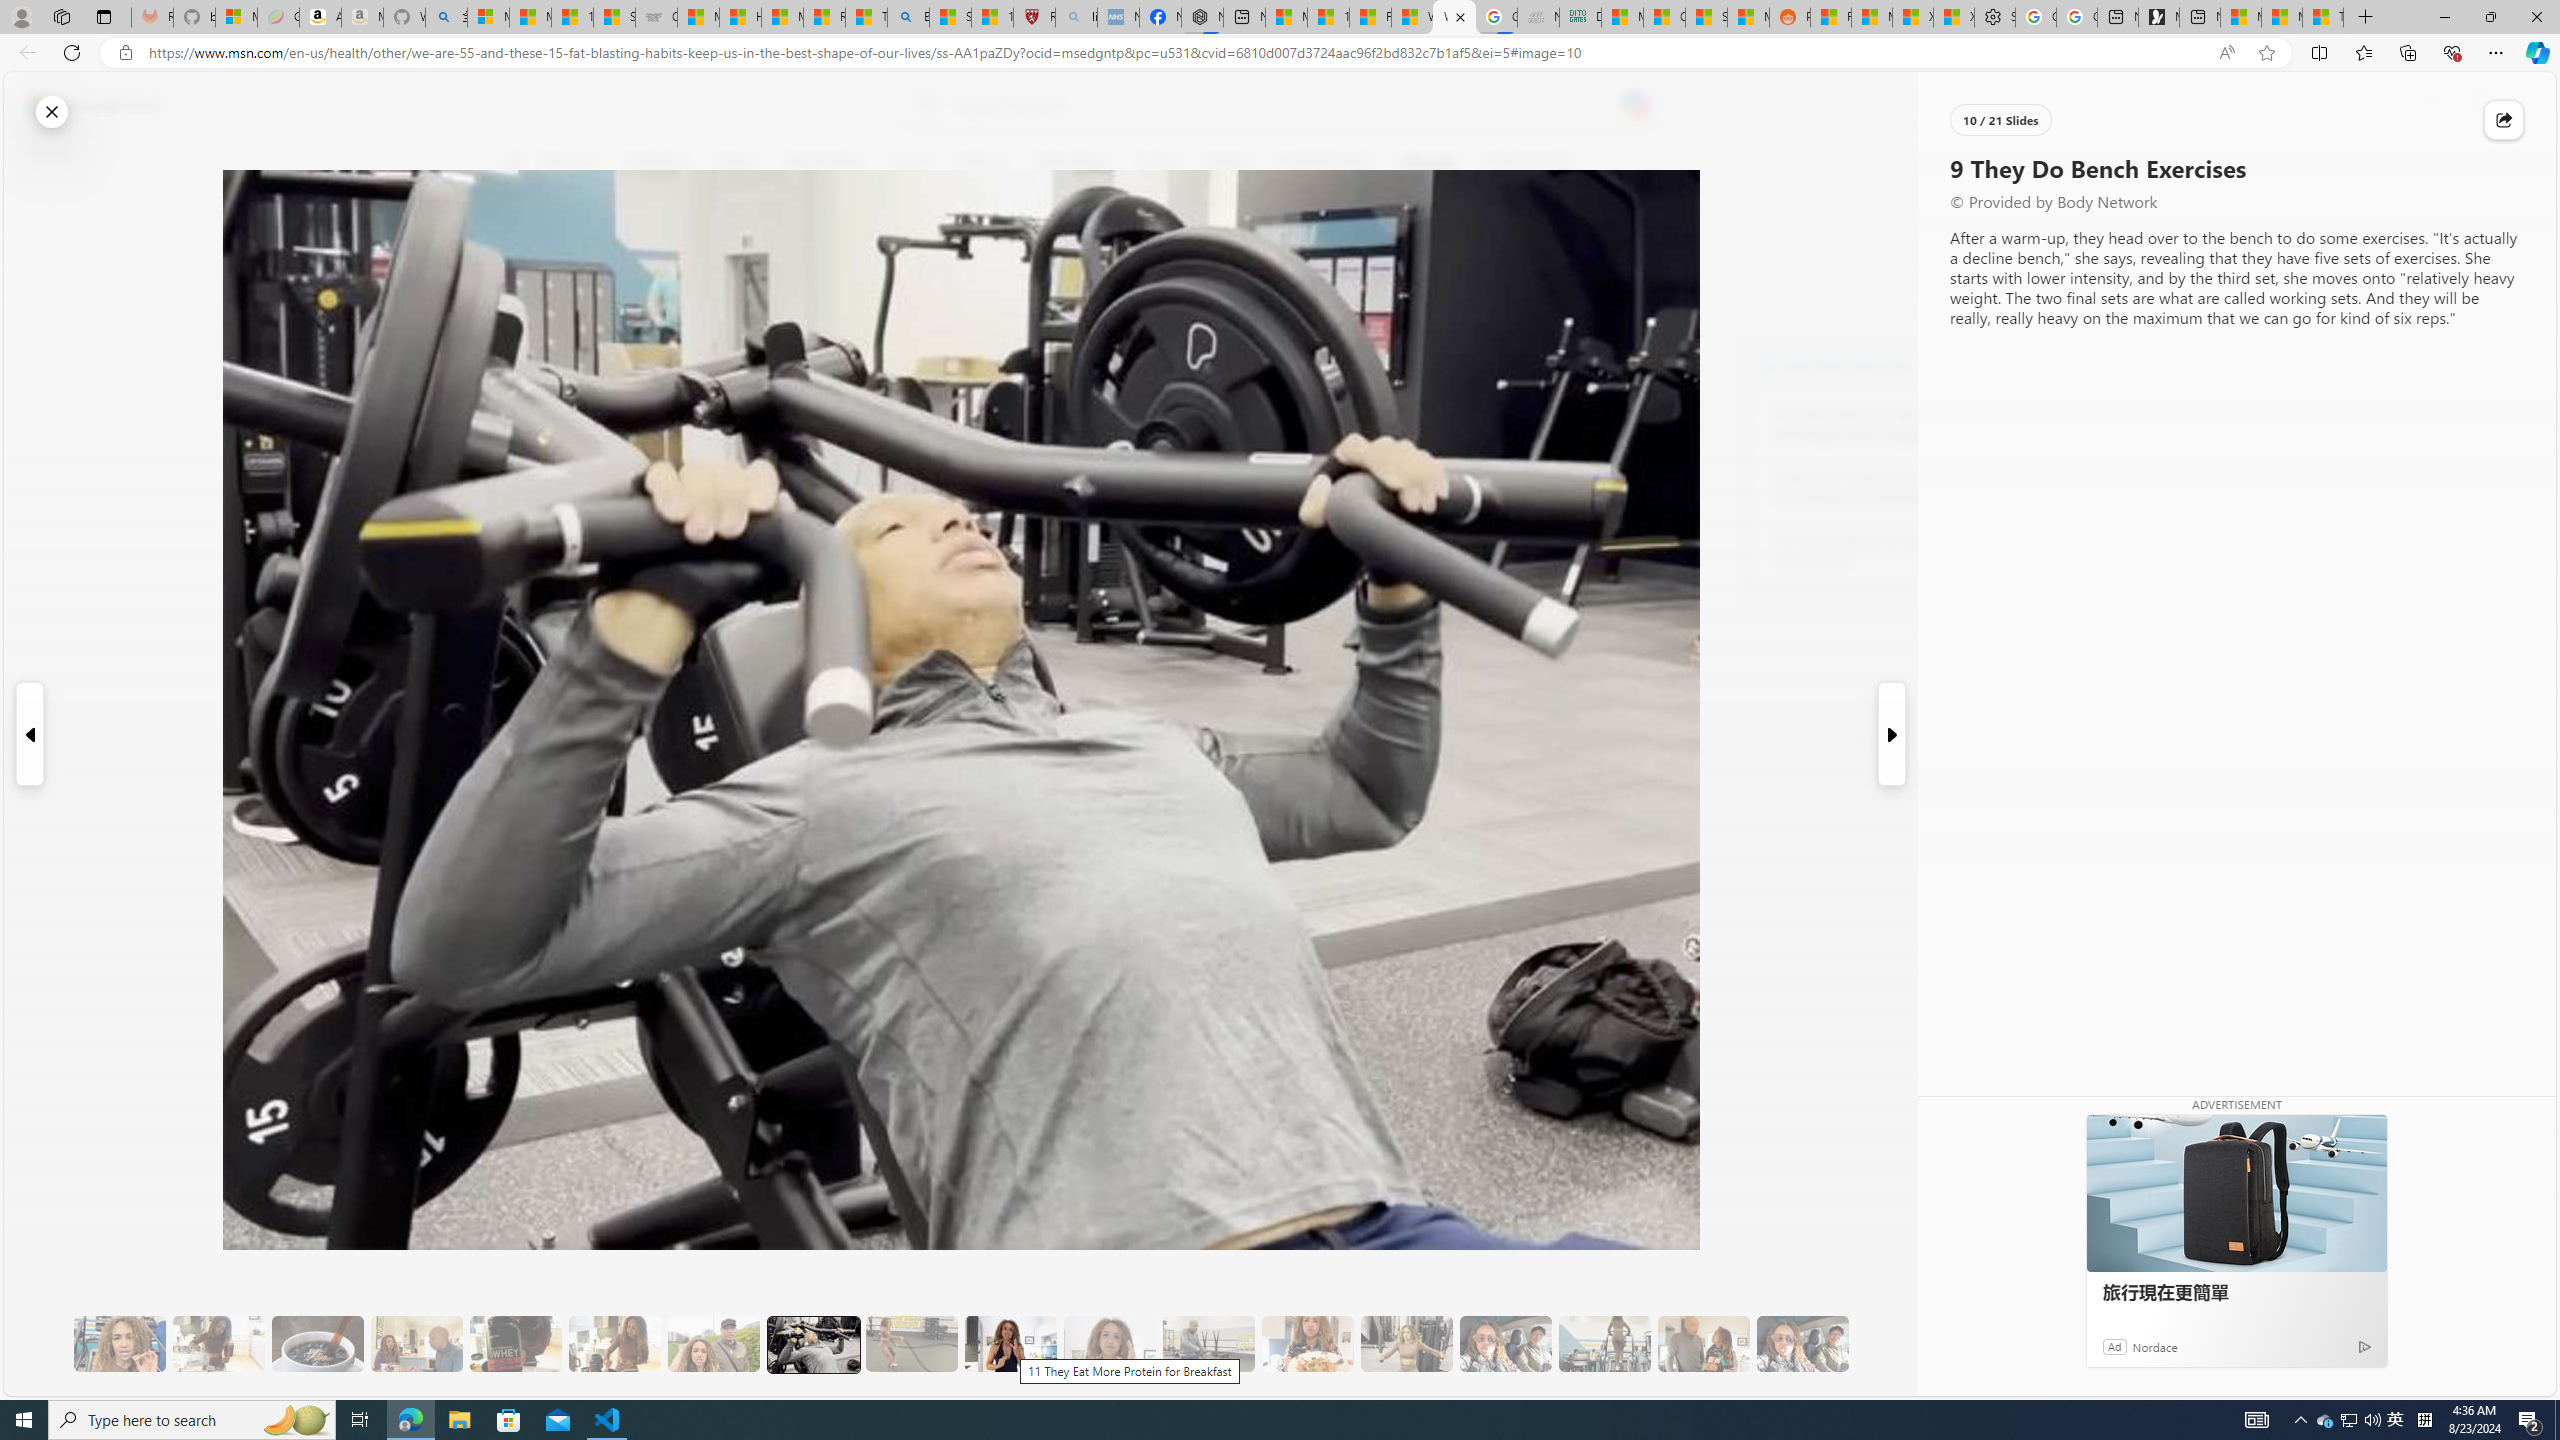 This screenshot has height=1440, width=2560. What do you see at coordinates (317, 1344) in the screenshot?
I see `'8 Be Mindful of Coffee'` at bounding box center [317, 1344].